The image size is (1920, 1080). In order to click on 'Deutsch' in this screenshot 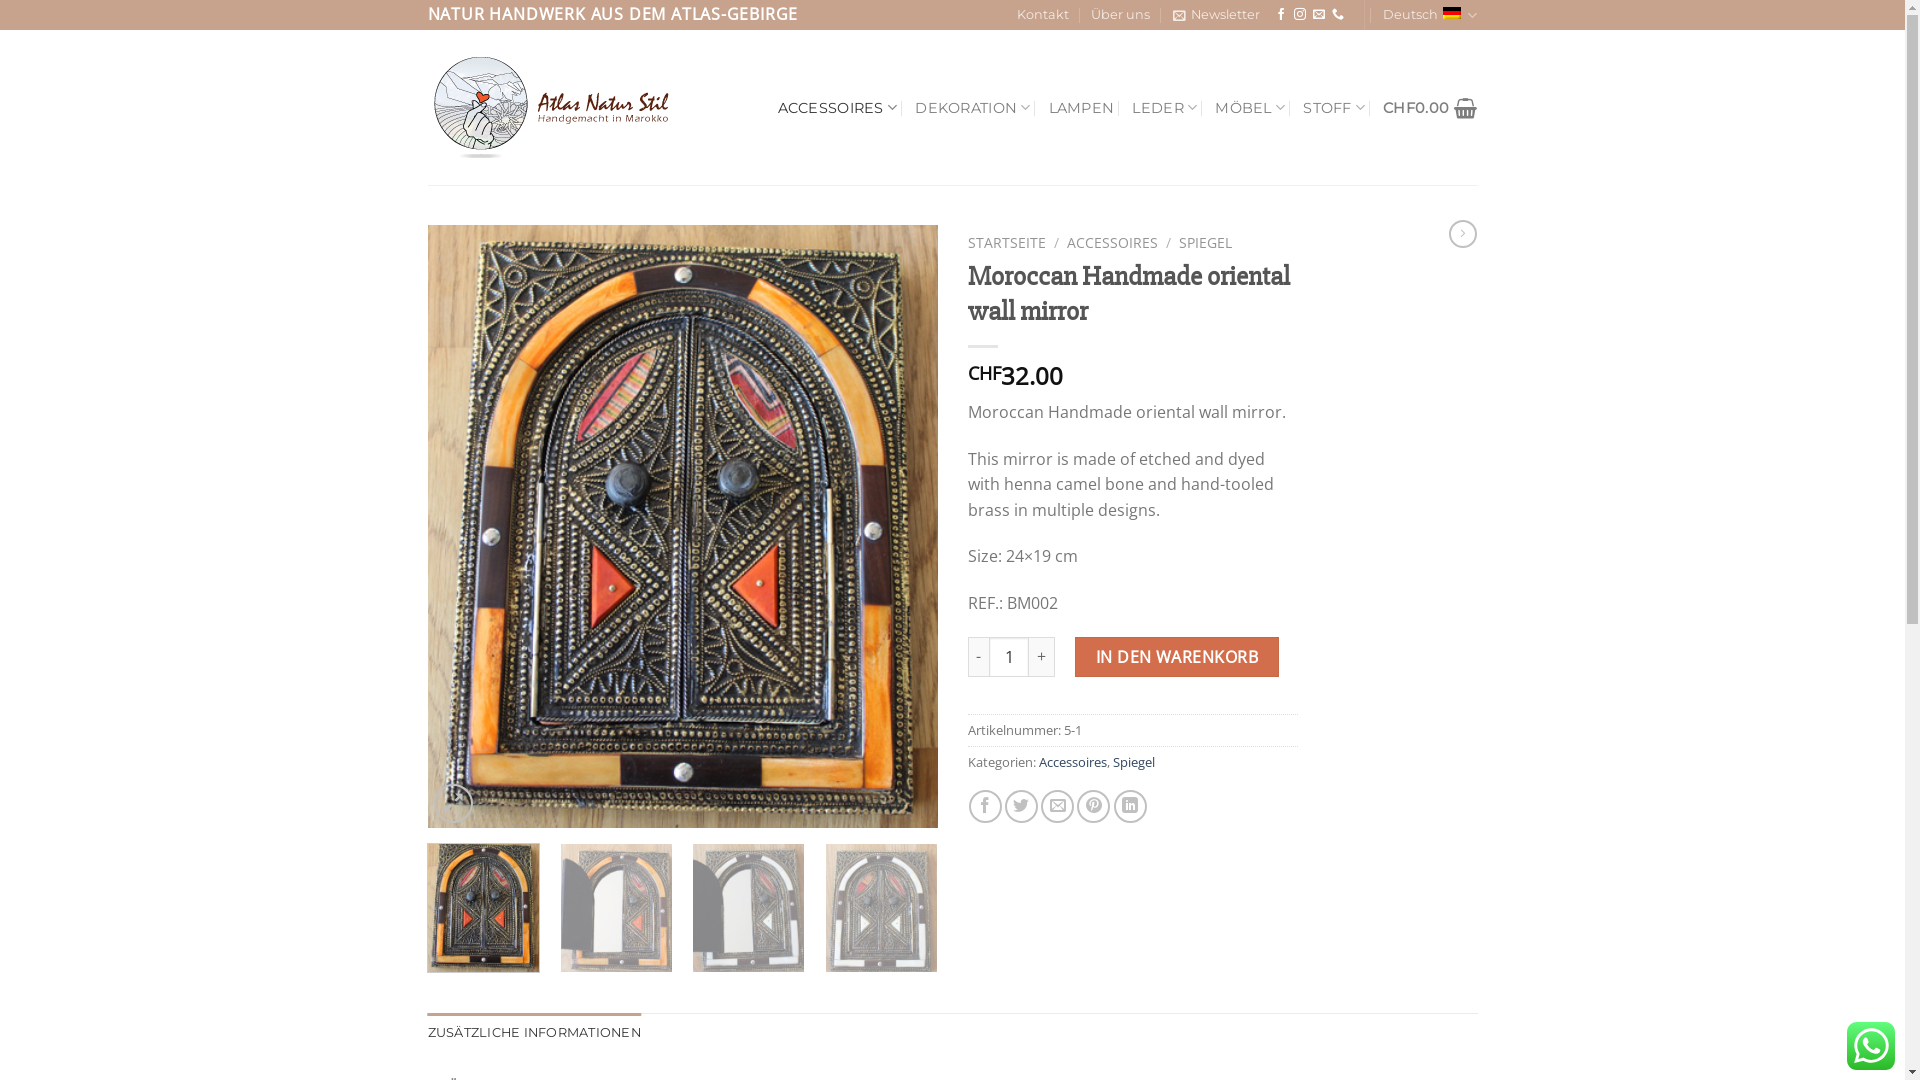, I will do `click(1429, 15)`.